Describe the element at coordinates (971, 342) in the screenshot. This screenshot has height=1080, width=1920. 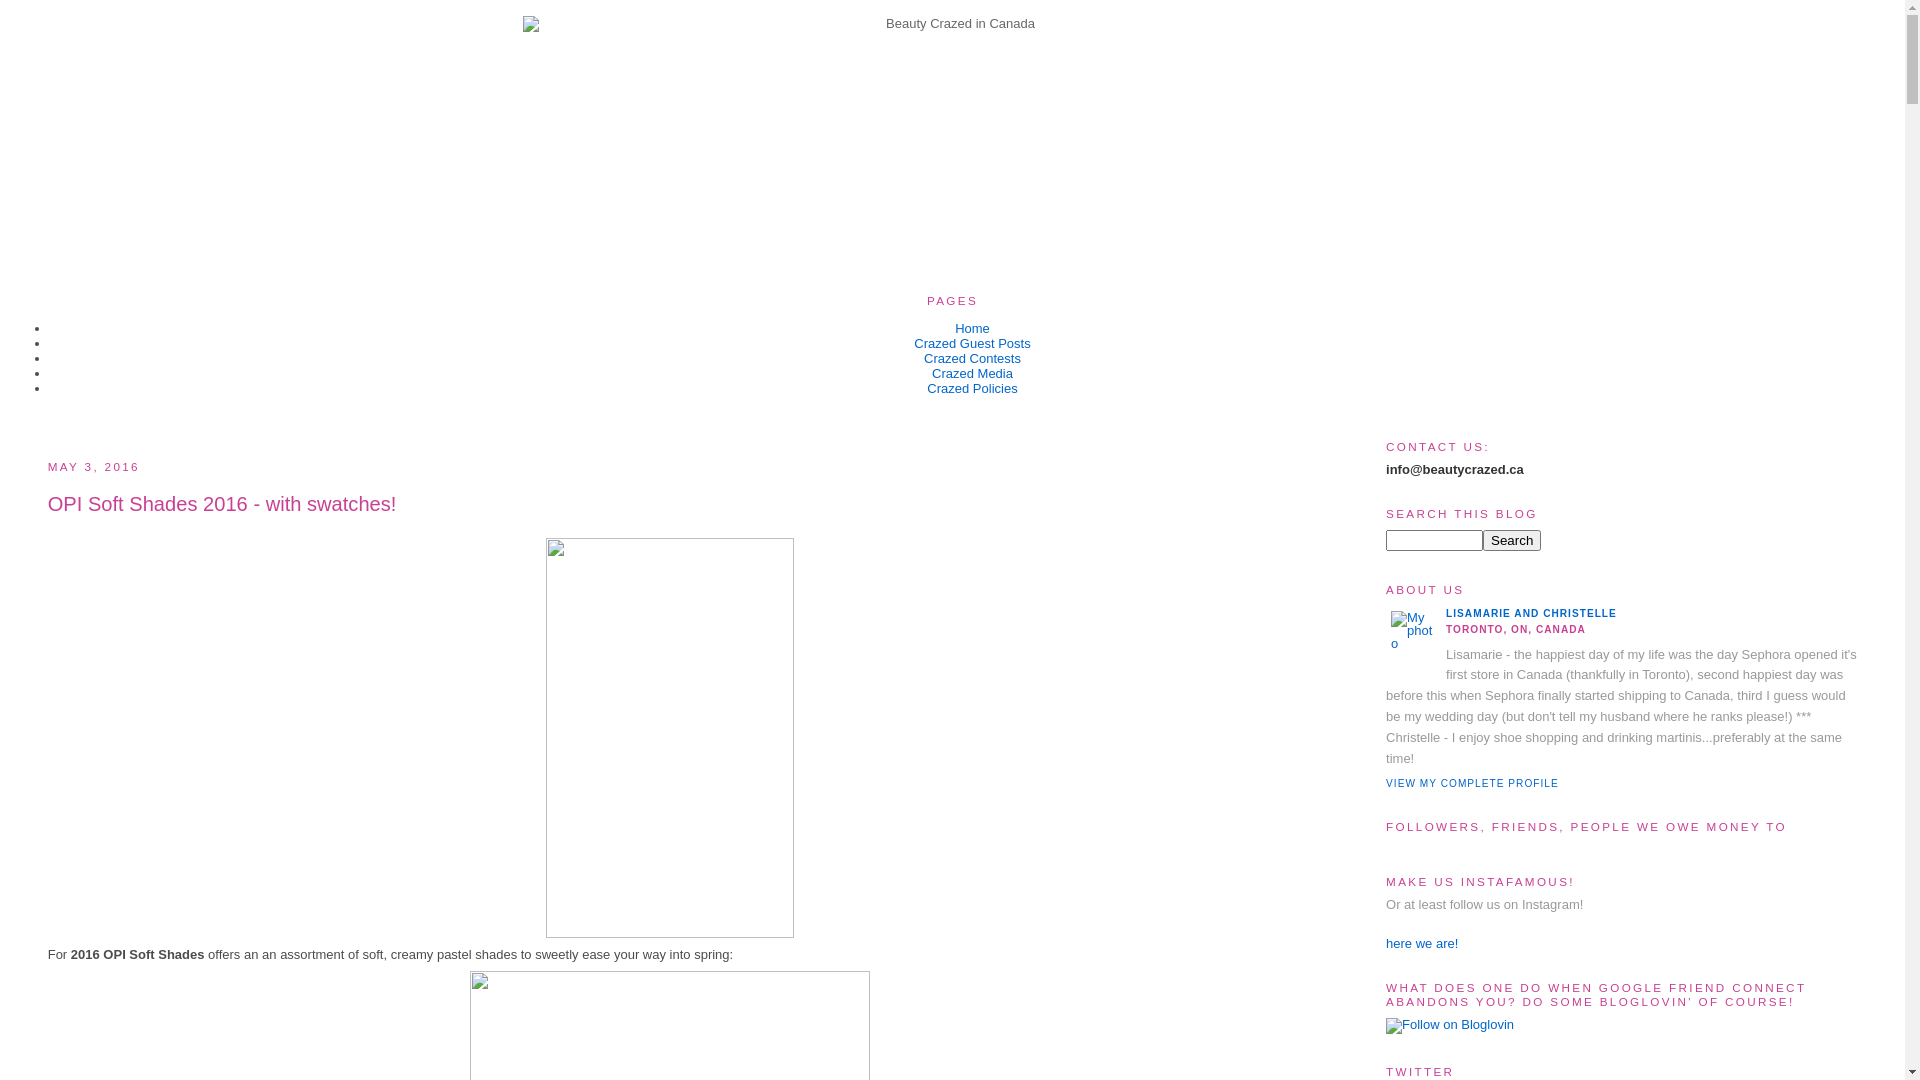
I see `'Crazed Guest Posts'` at that location.